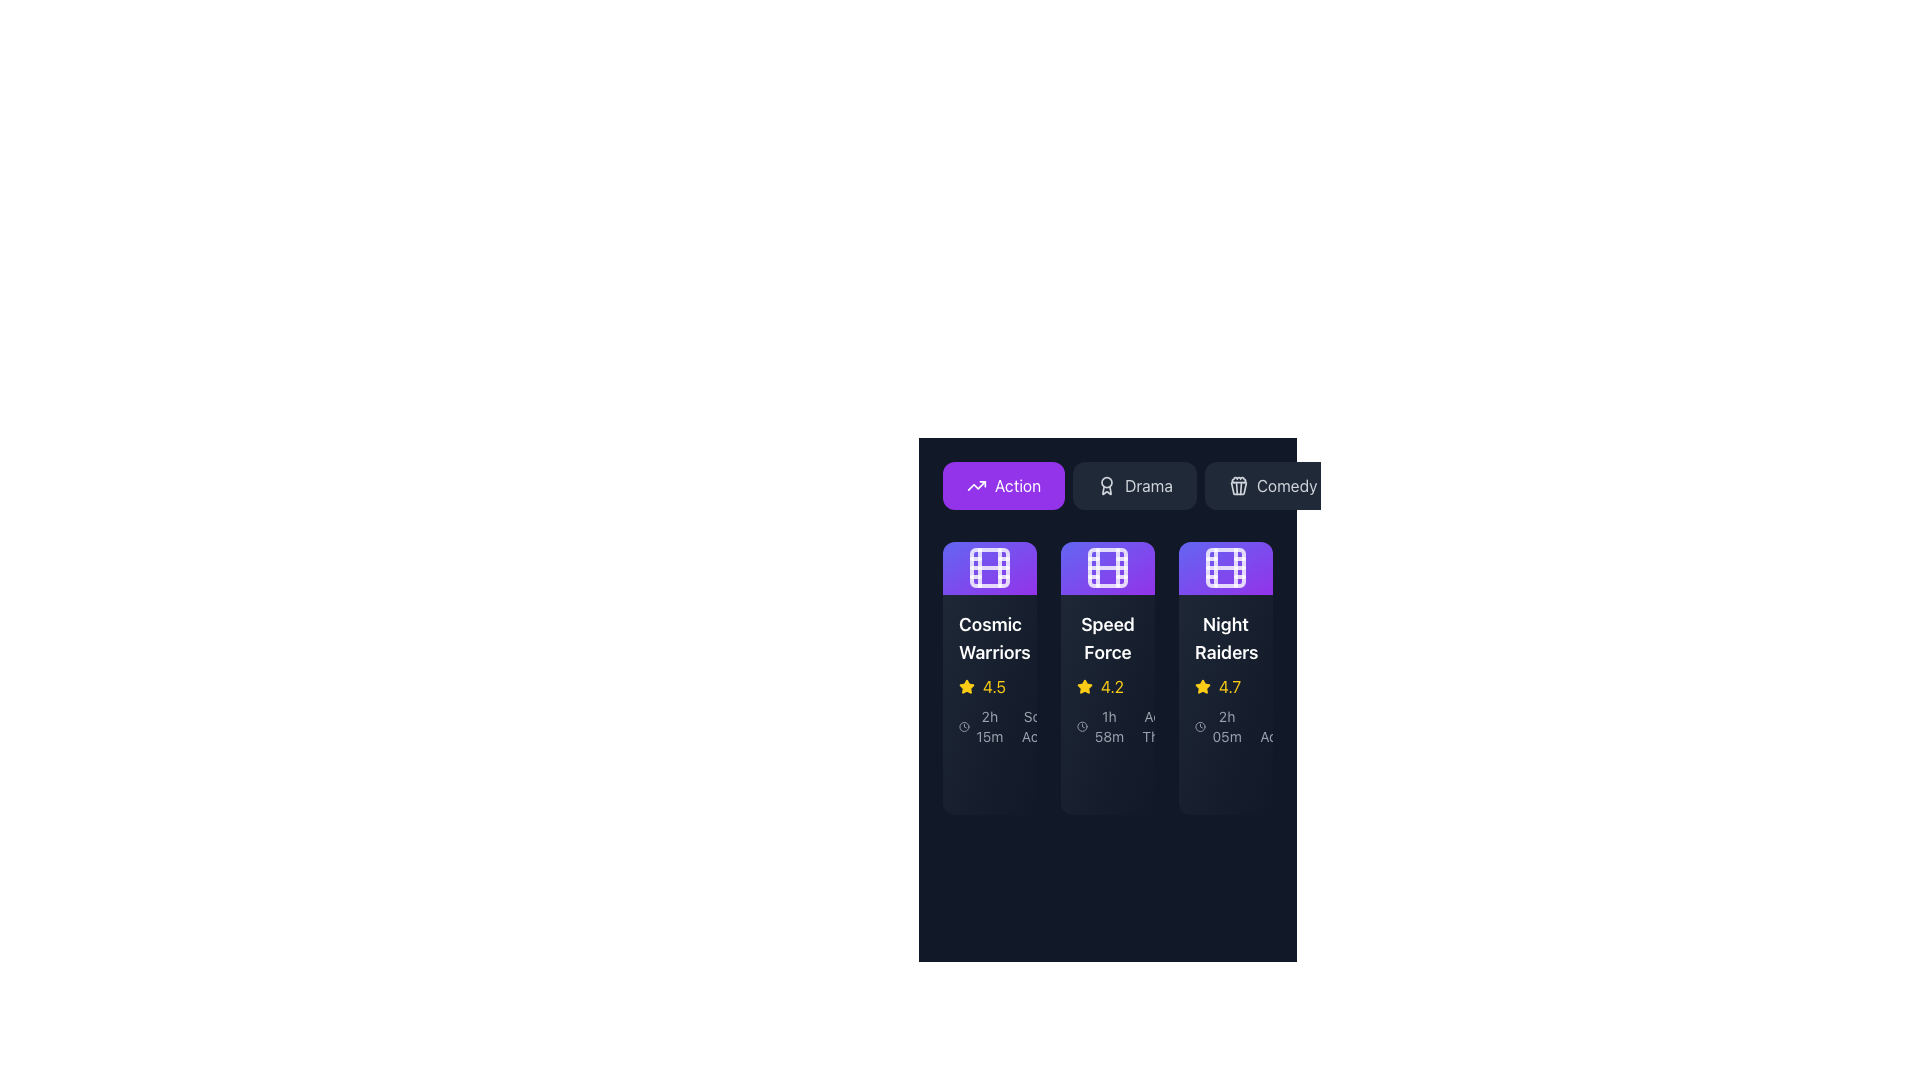 The height and width of the screenshot is (1080, 1920). What do you see at coordinates (1224, 685) in the screenshot?
I see `rating value displayed in the third card from the left, positioned below the title 'Night Raiders'` at bounding box center [1224, 685].